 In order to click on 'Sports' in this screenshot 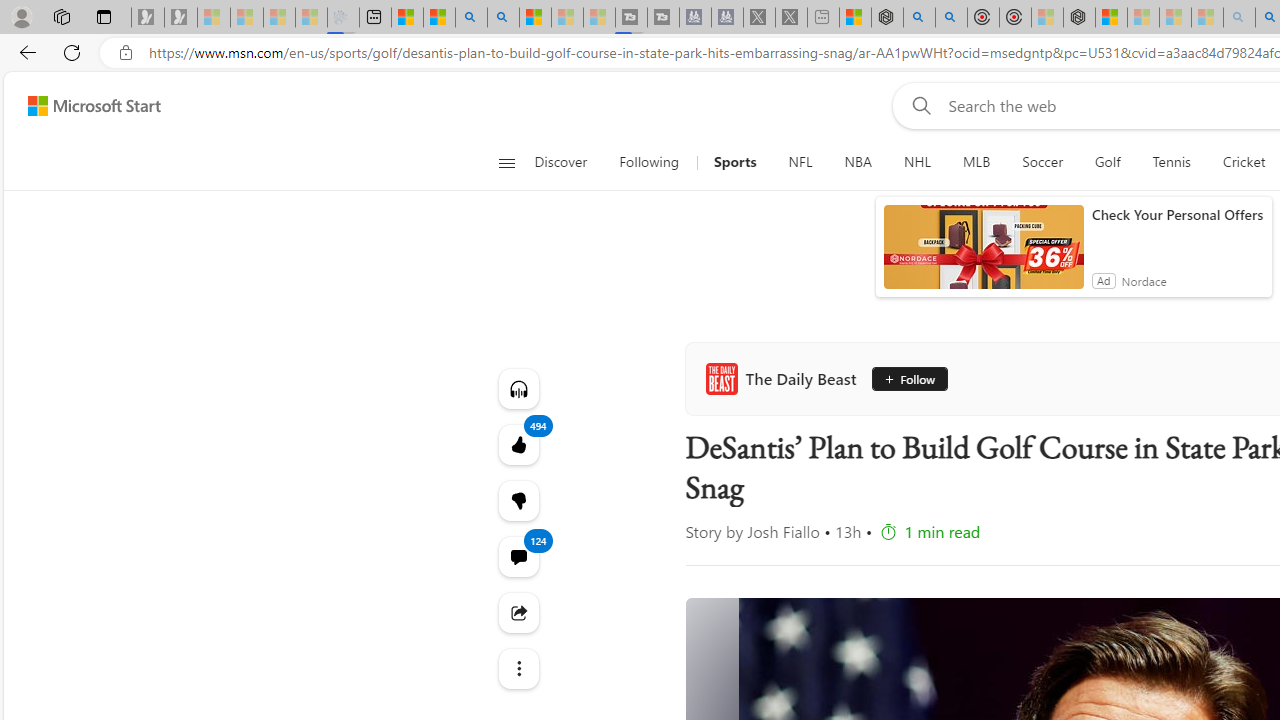, I will do `click(734, 162)`.